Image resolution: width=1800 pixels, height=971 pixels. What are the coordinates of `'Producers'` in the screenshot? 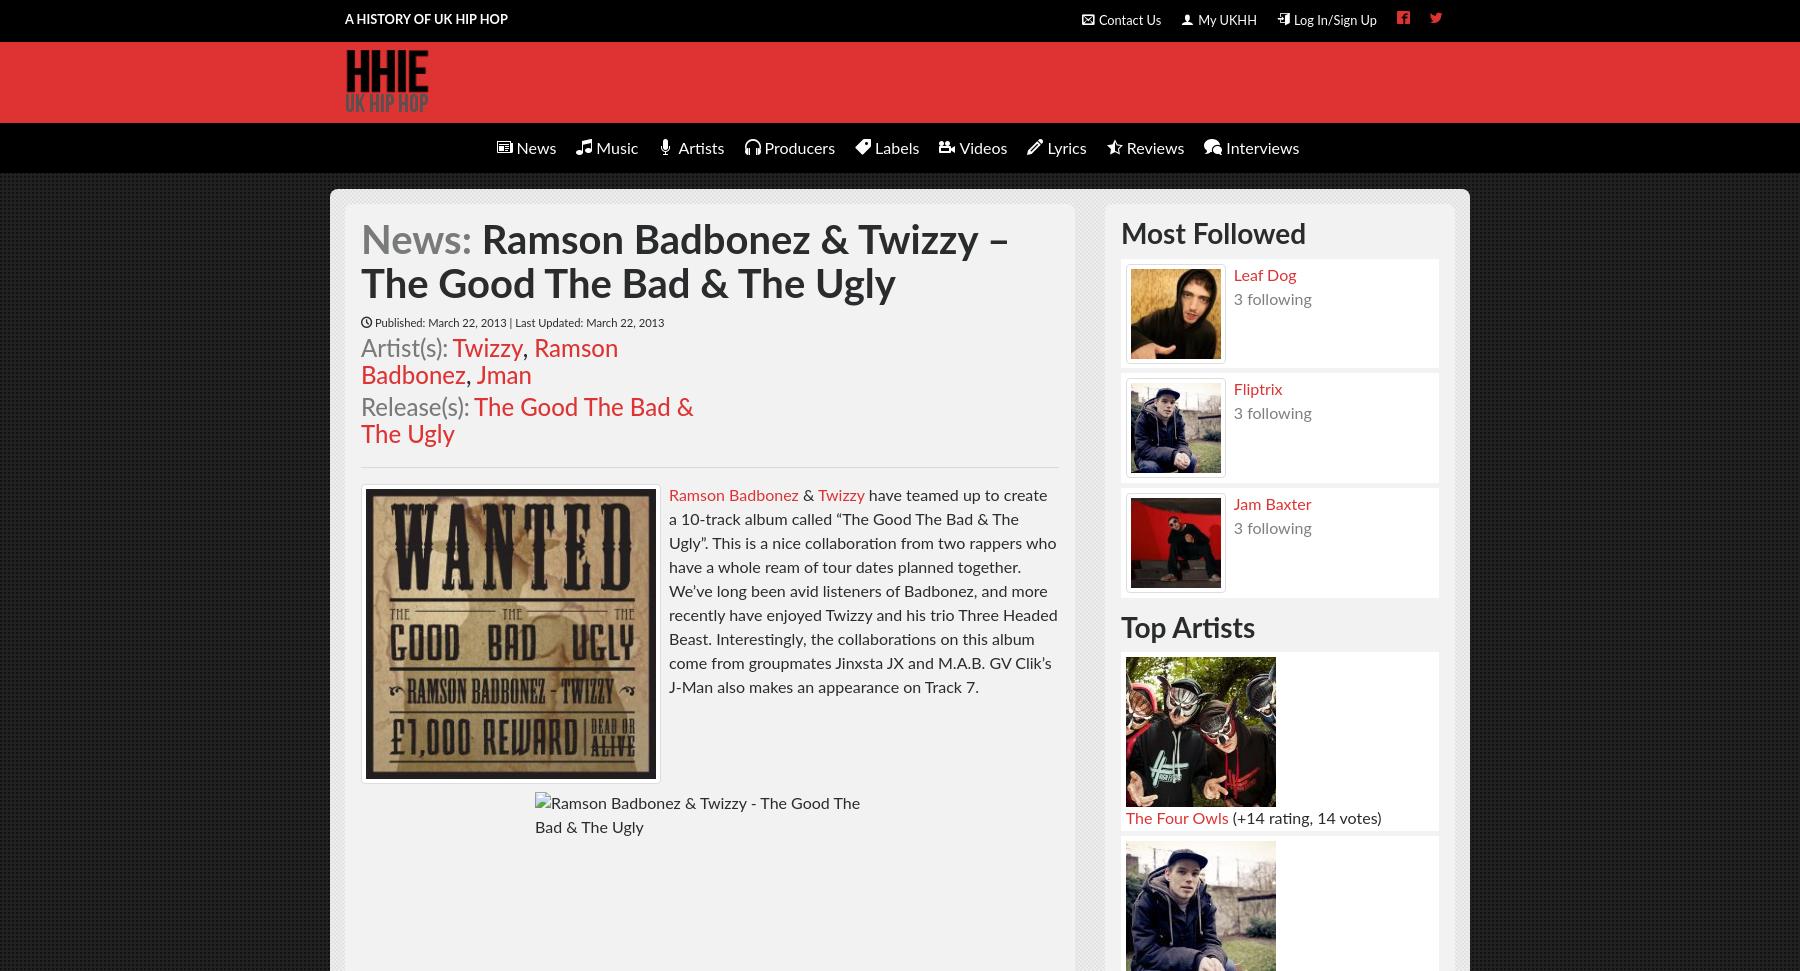 It's located at (799, 147).